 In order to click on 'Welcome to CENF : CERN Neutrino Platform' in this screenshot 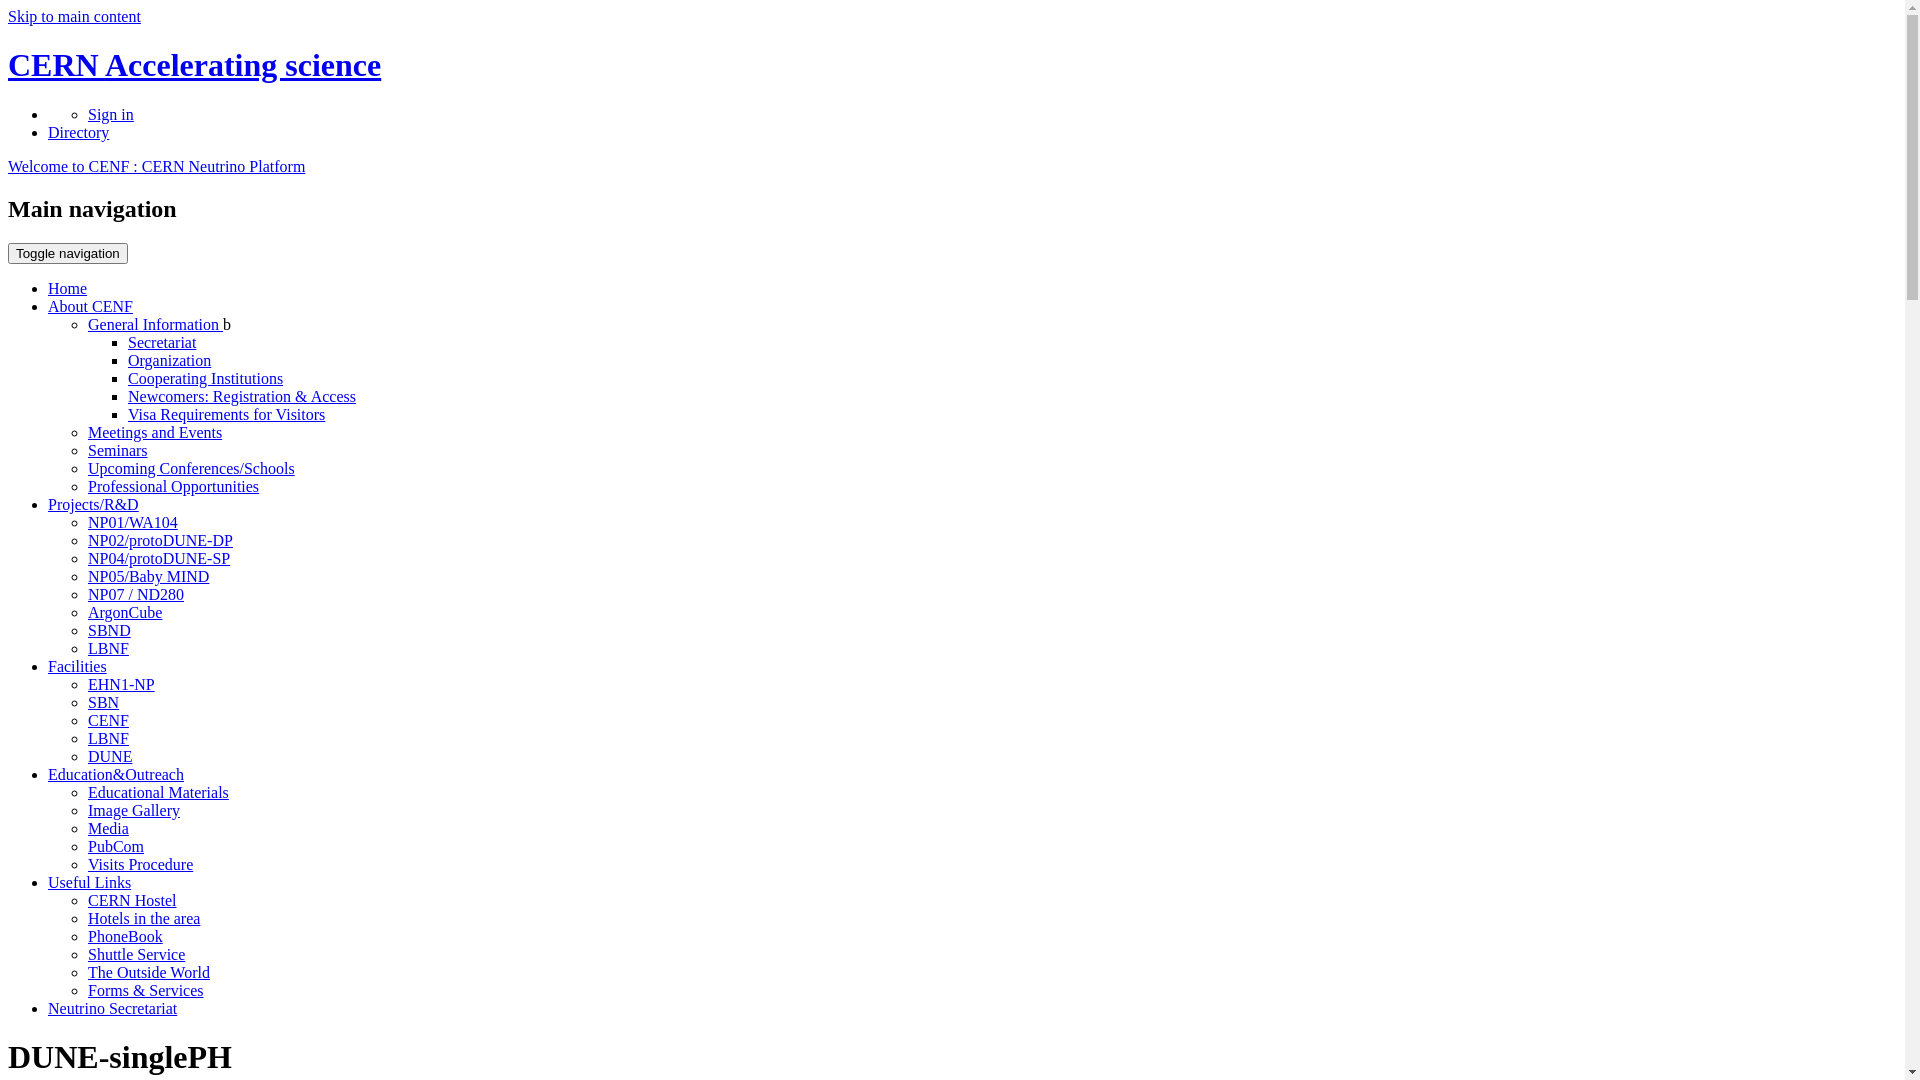, I will do `click(155, 165)`.